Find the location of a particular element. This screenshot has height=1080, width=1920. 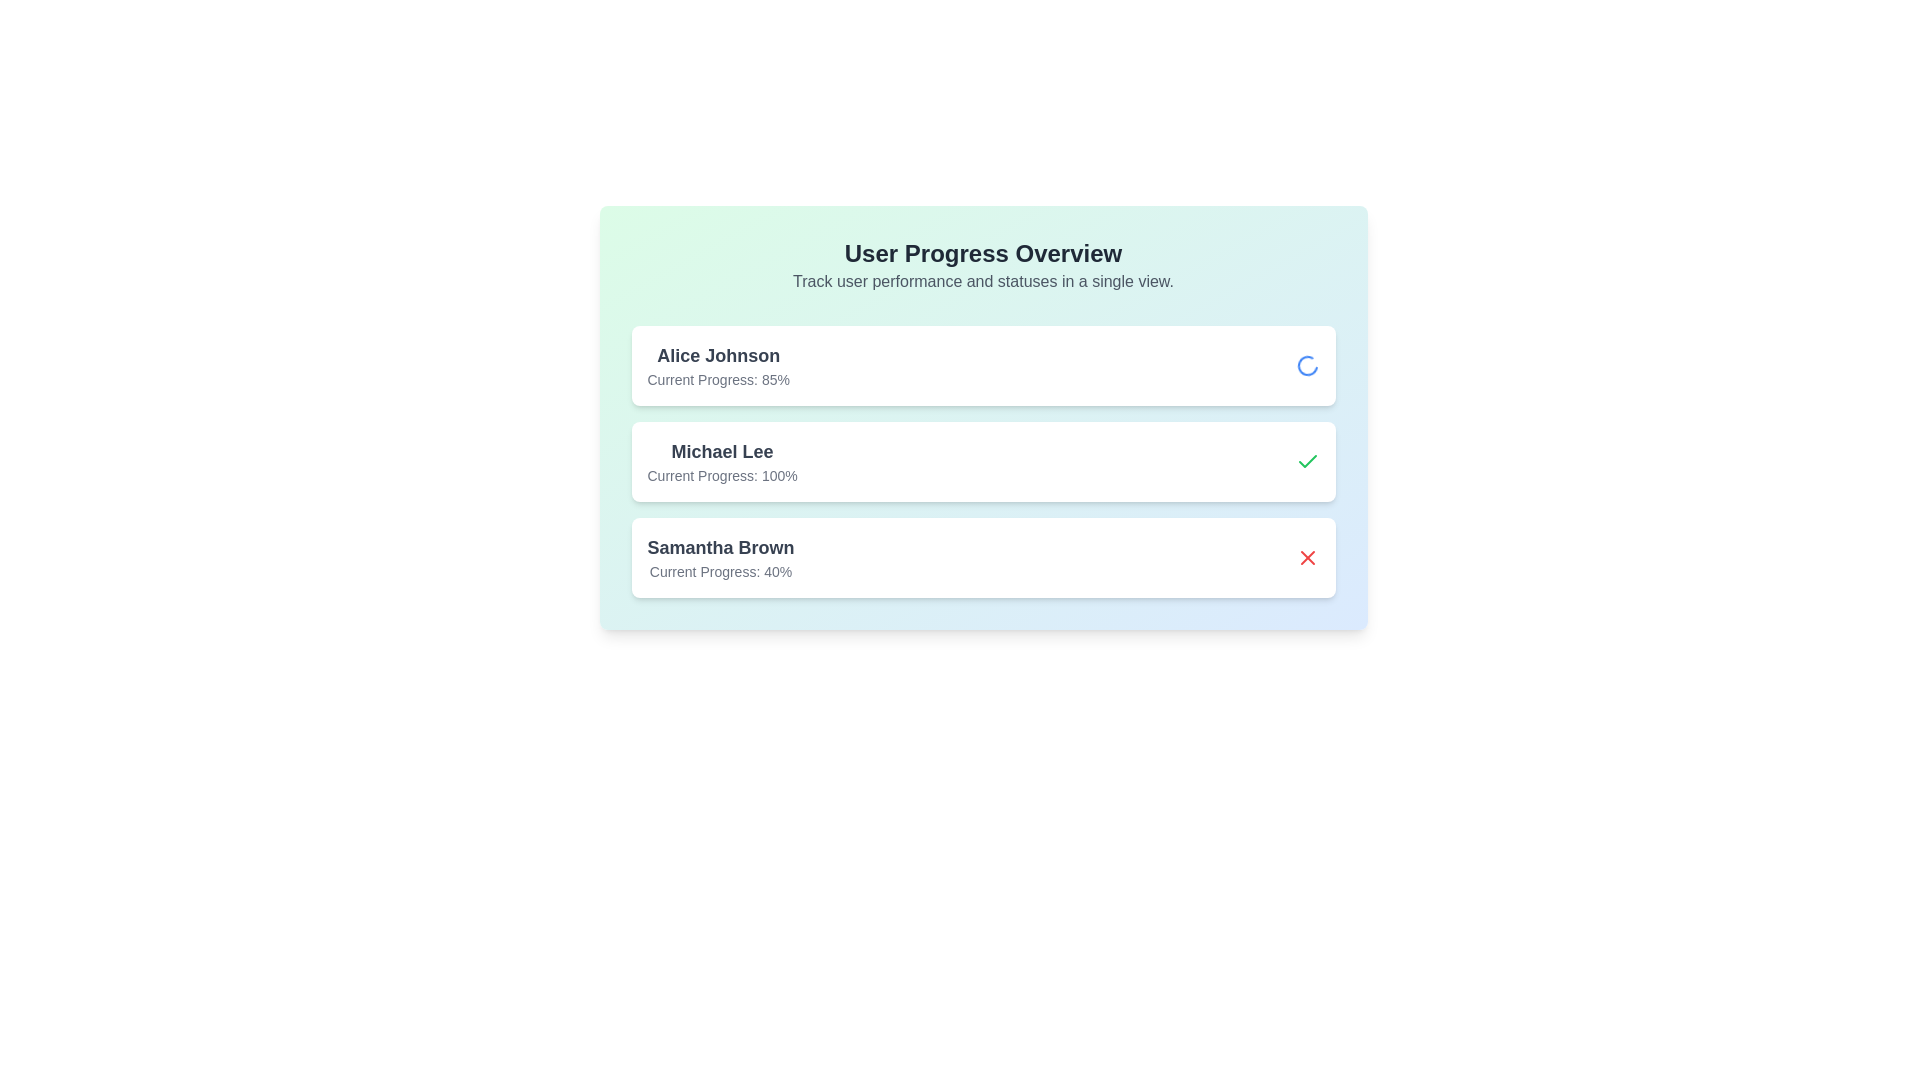

the Header text element, which serves as the title for the section and is located at the top of the content panel is located at coordinates (983, 253).